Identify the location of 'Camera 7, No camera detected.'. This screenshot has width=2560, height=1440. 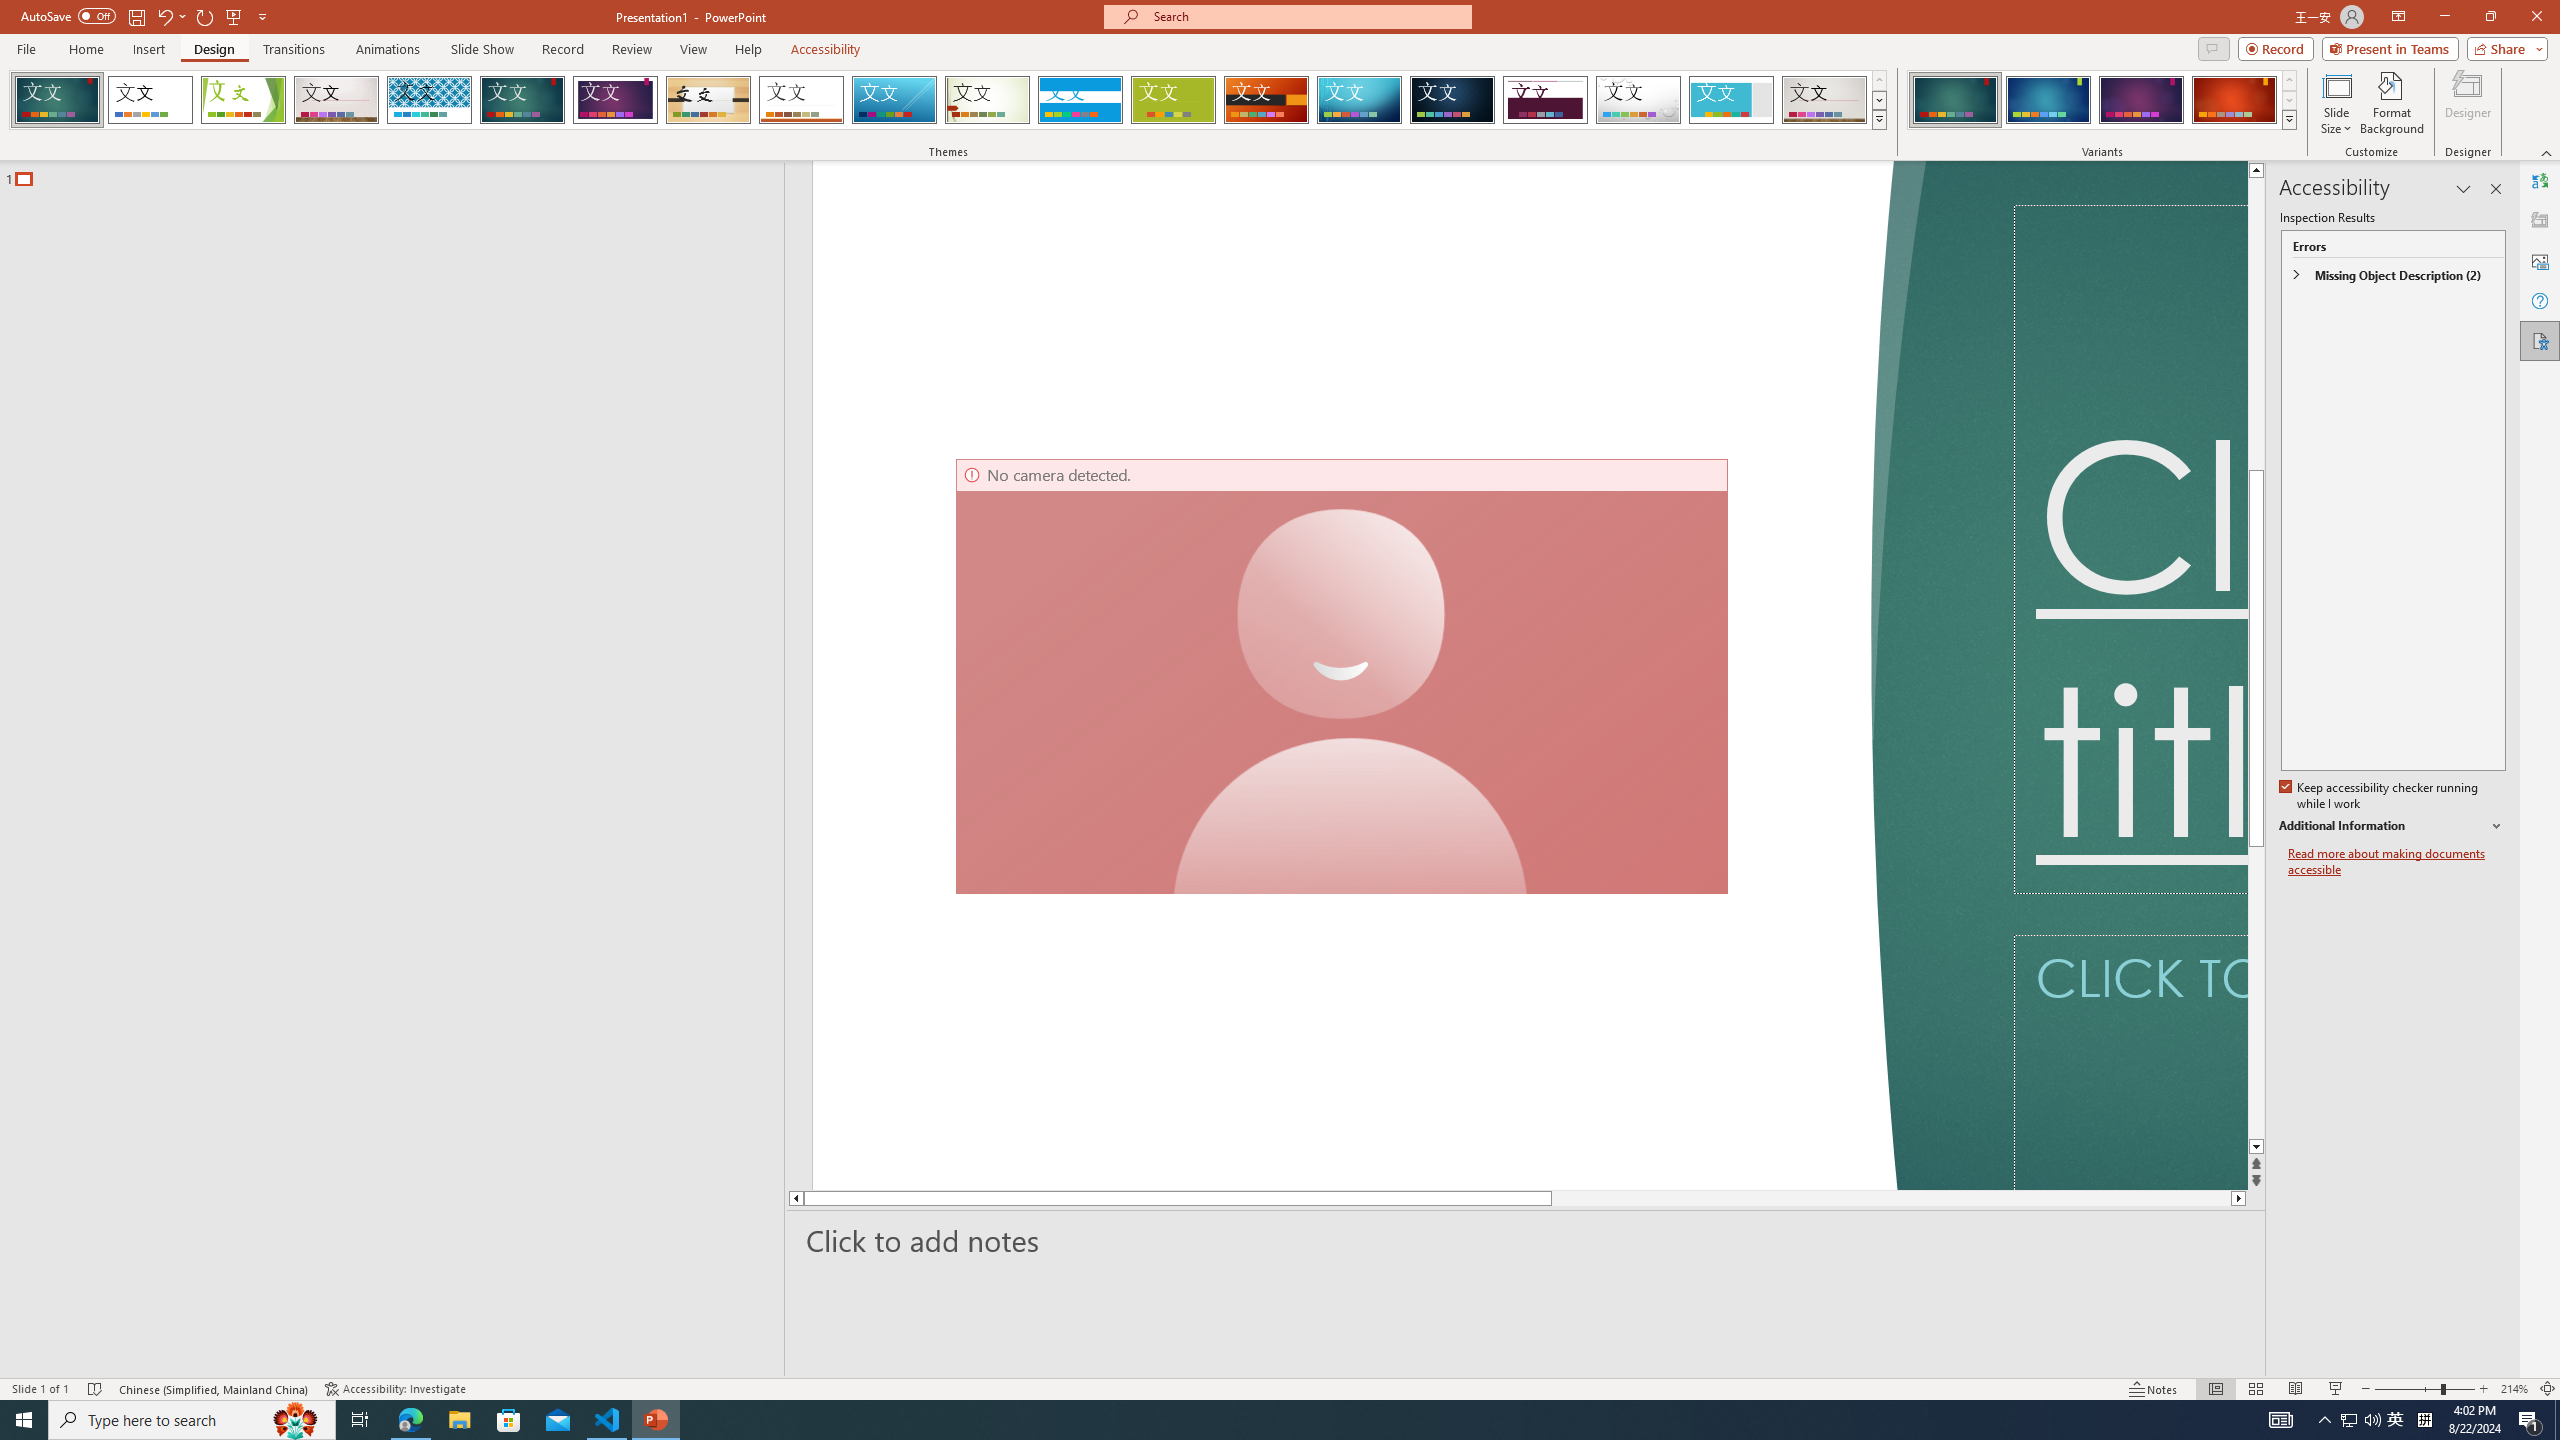
(1341, 675).